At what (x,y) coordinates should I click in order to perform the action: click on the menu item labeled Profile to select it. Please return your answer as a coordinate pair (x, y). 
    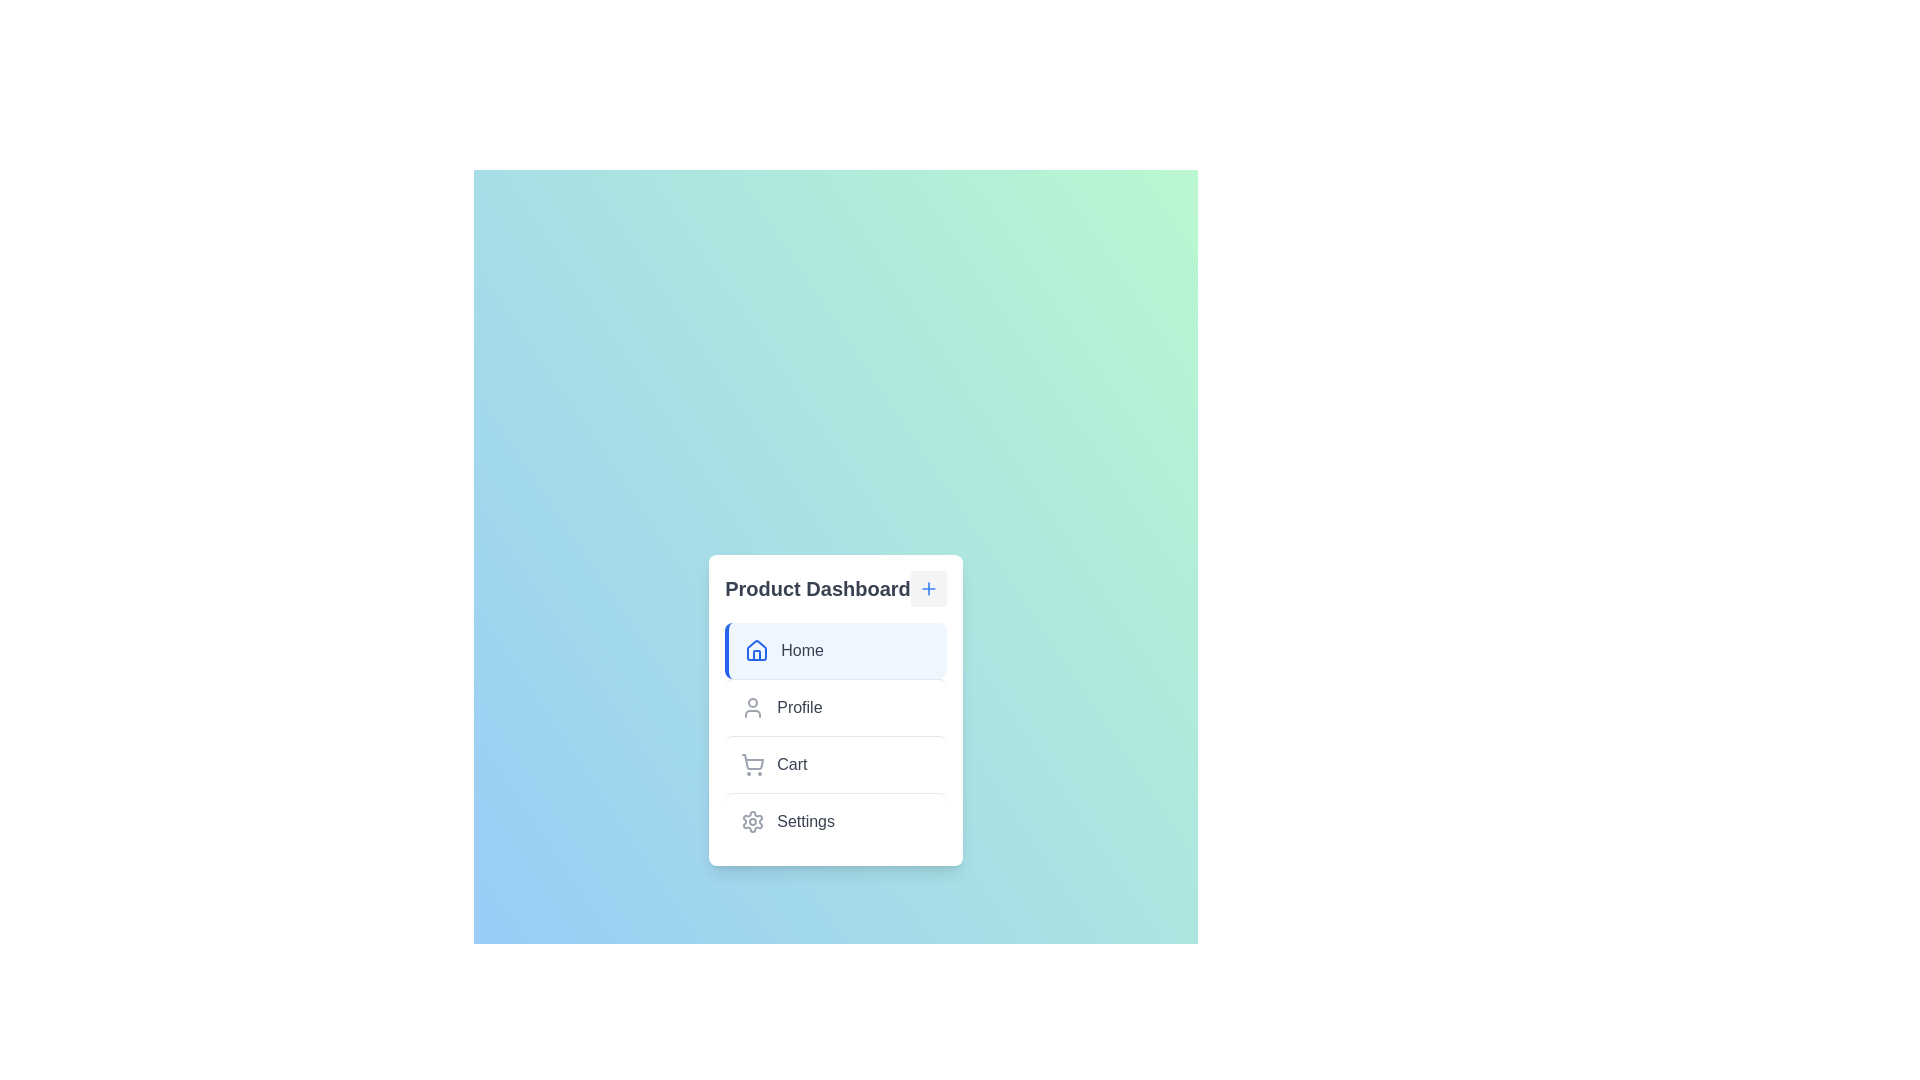
    Looking at the image, I should click on (835, 705).